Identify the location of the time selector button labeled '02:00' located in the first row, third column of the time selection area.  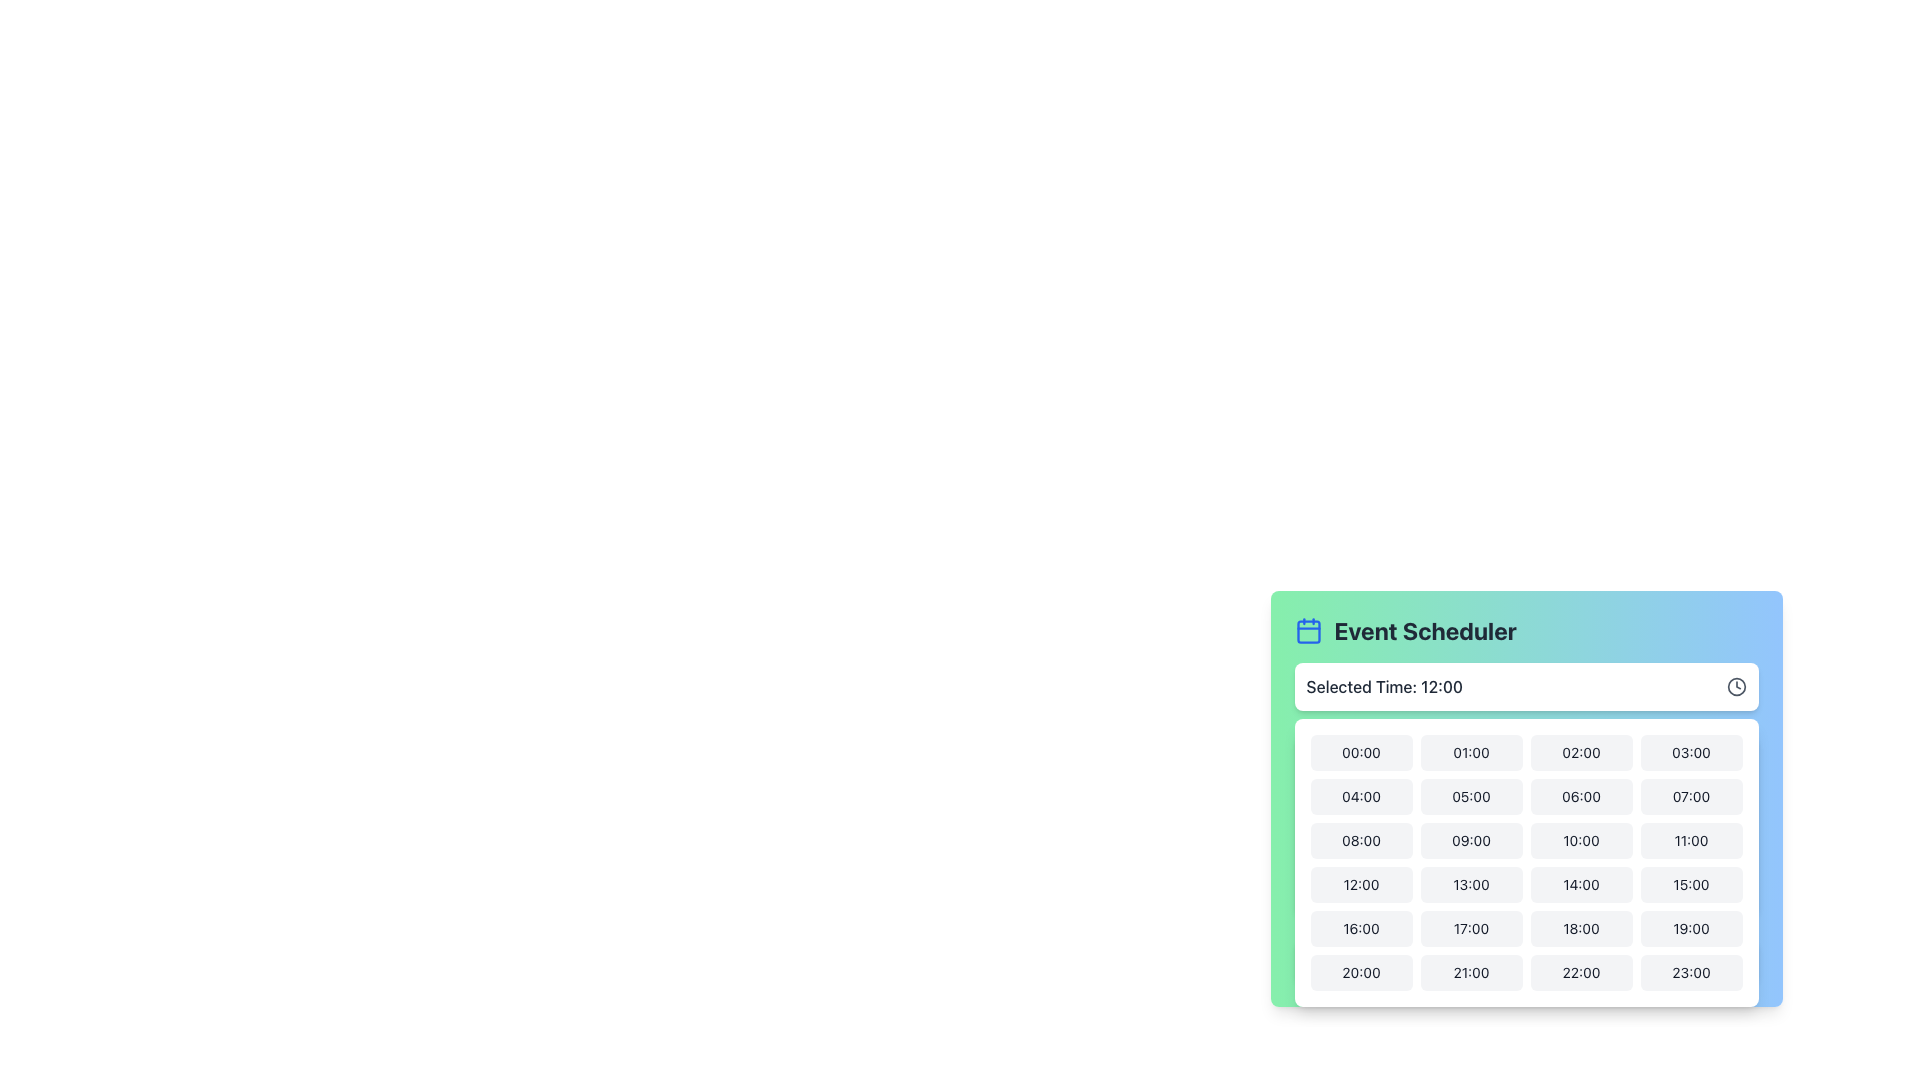
(1580, 752).